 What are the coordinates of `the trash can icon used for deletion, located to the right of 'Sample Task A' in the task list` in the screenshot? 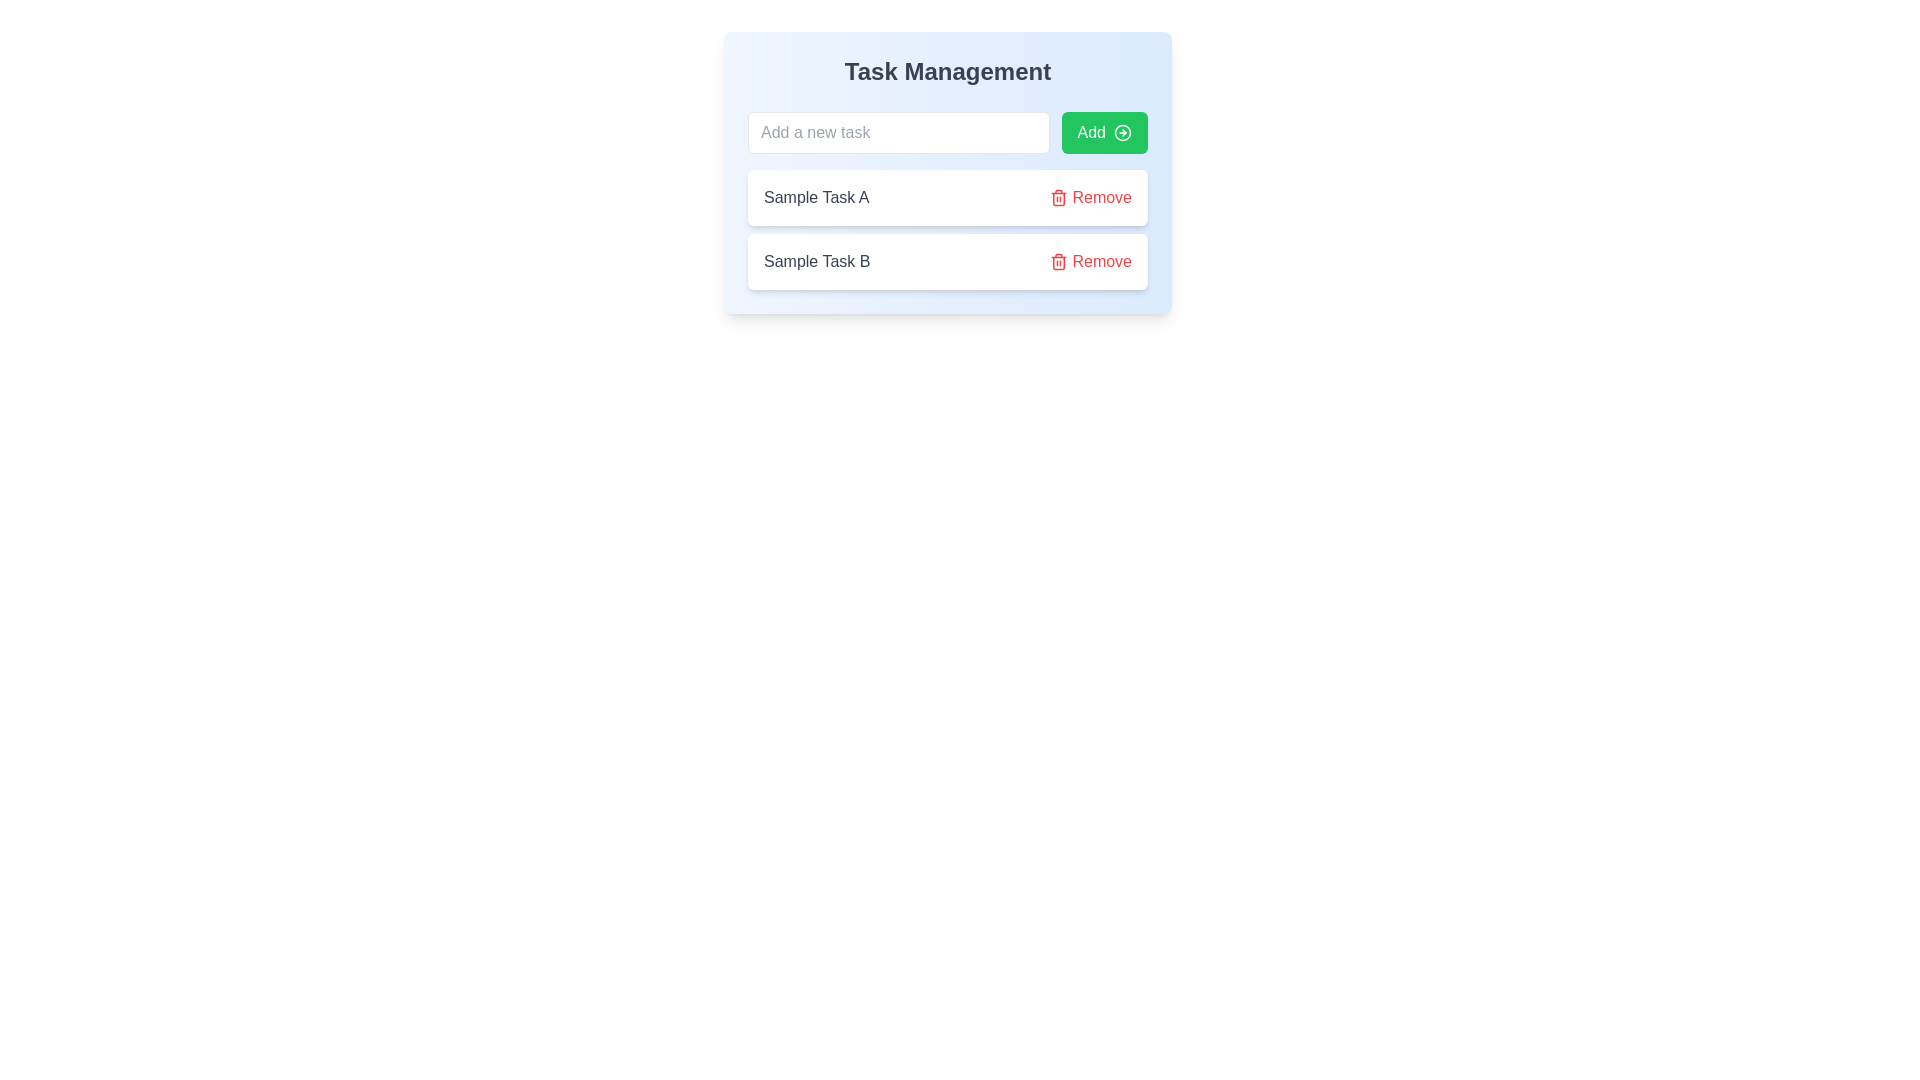 It's located at (1058, 199).